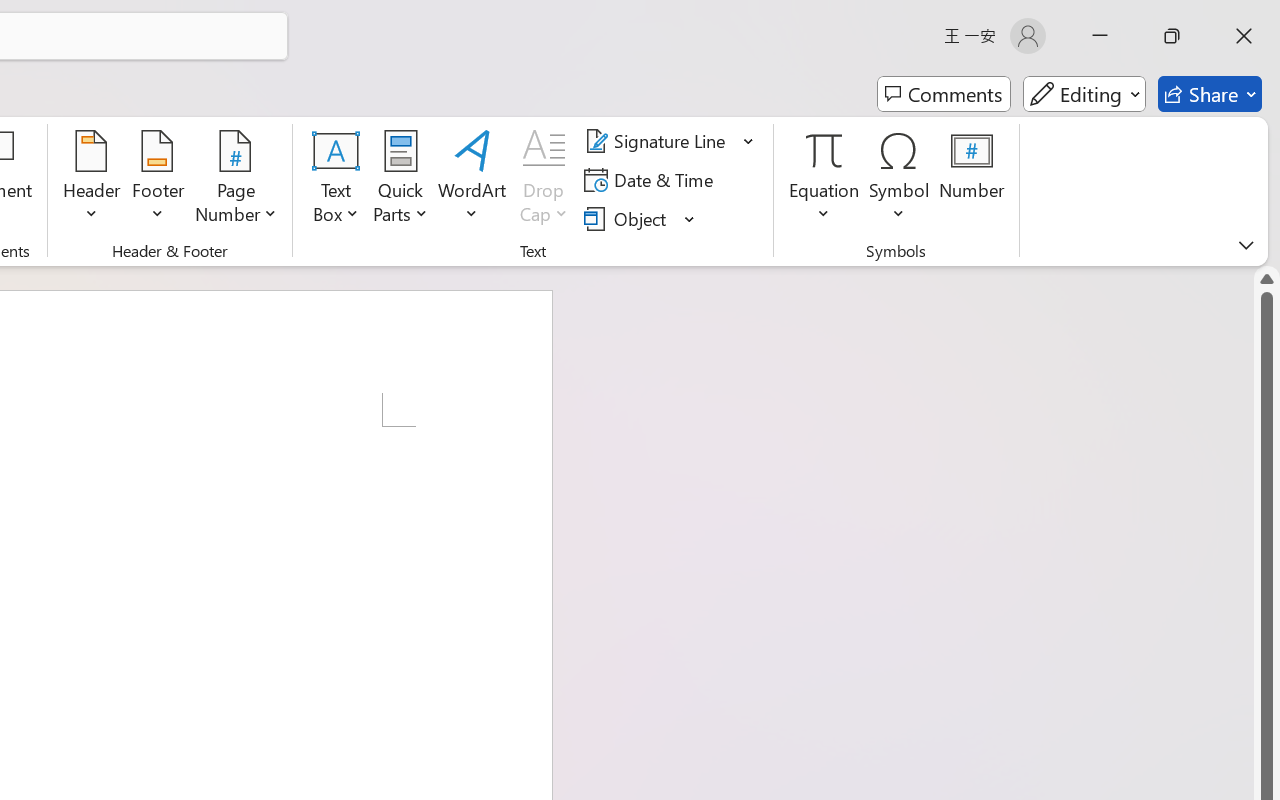  I want to click on 'Date & Time...', so click(652, 179).